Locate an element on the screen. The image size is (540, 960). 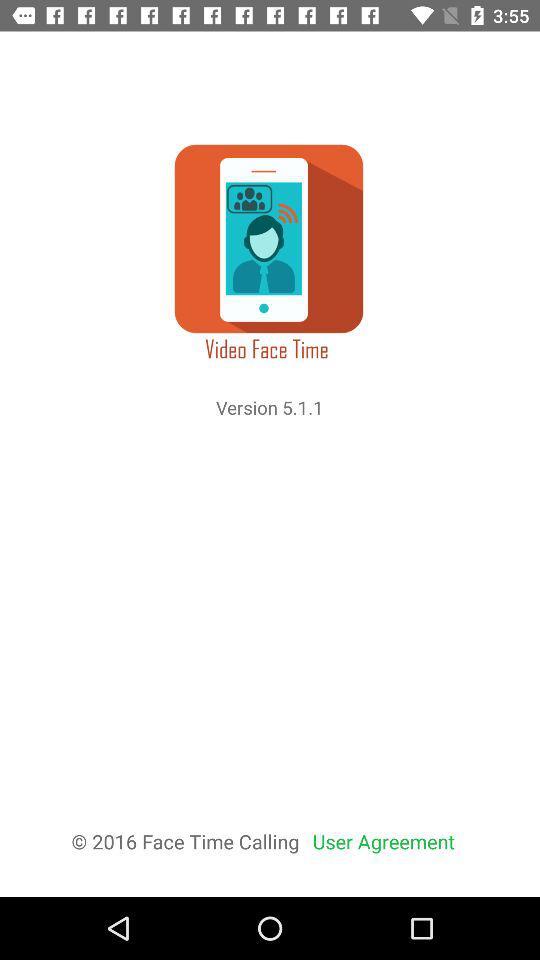
icon next to the 2016 face time icon is located at coordinates (383, 840).